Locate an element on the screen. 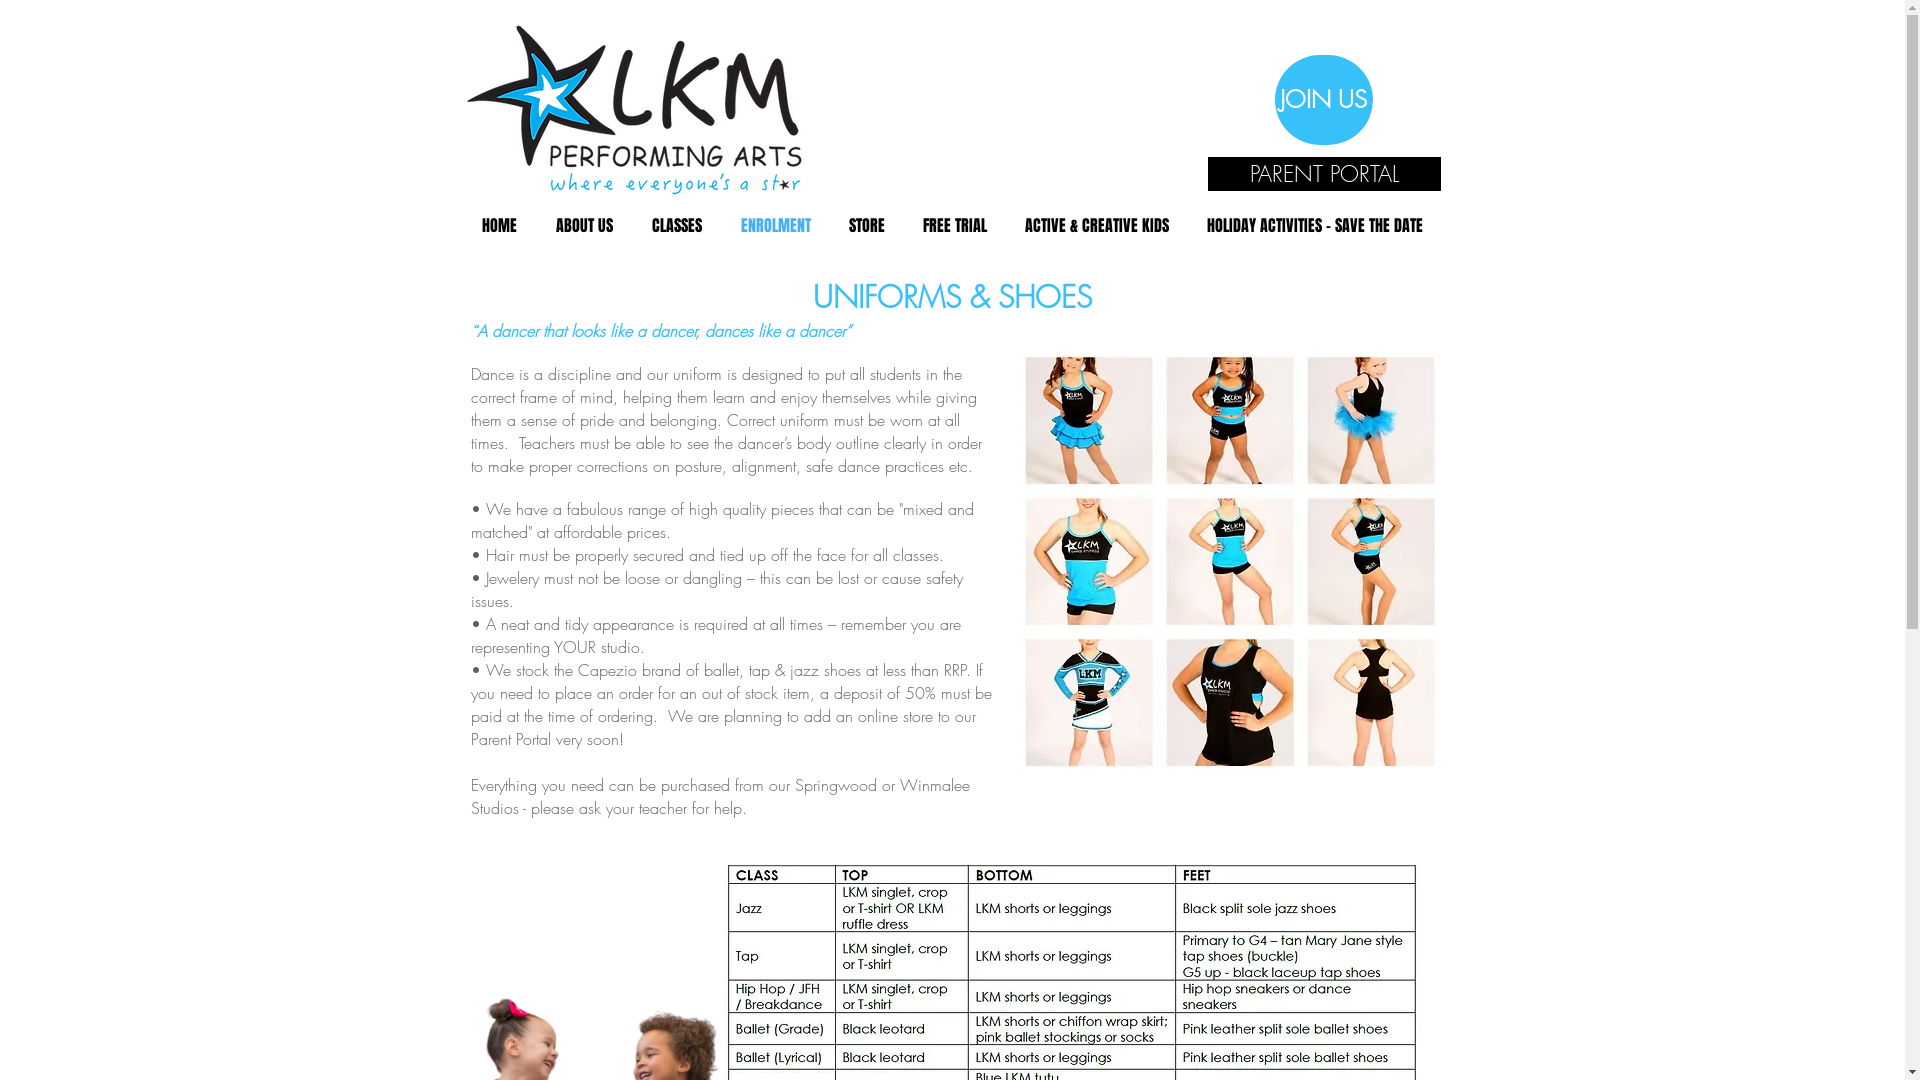 The image size is (1920, 1080). 'HOLIDAY ACTIVITIES - SAVE THE DATE' is located at coordinates (1315, 225).